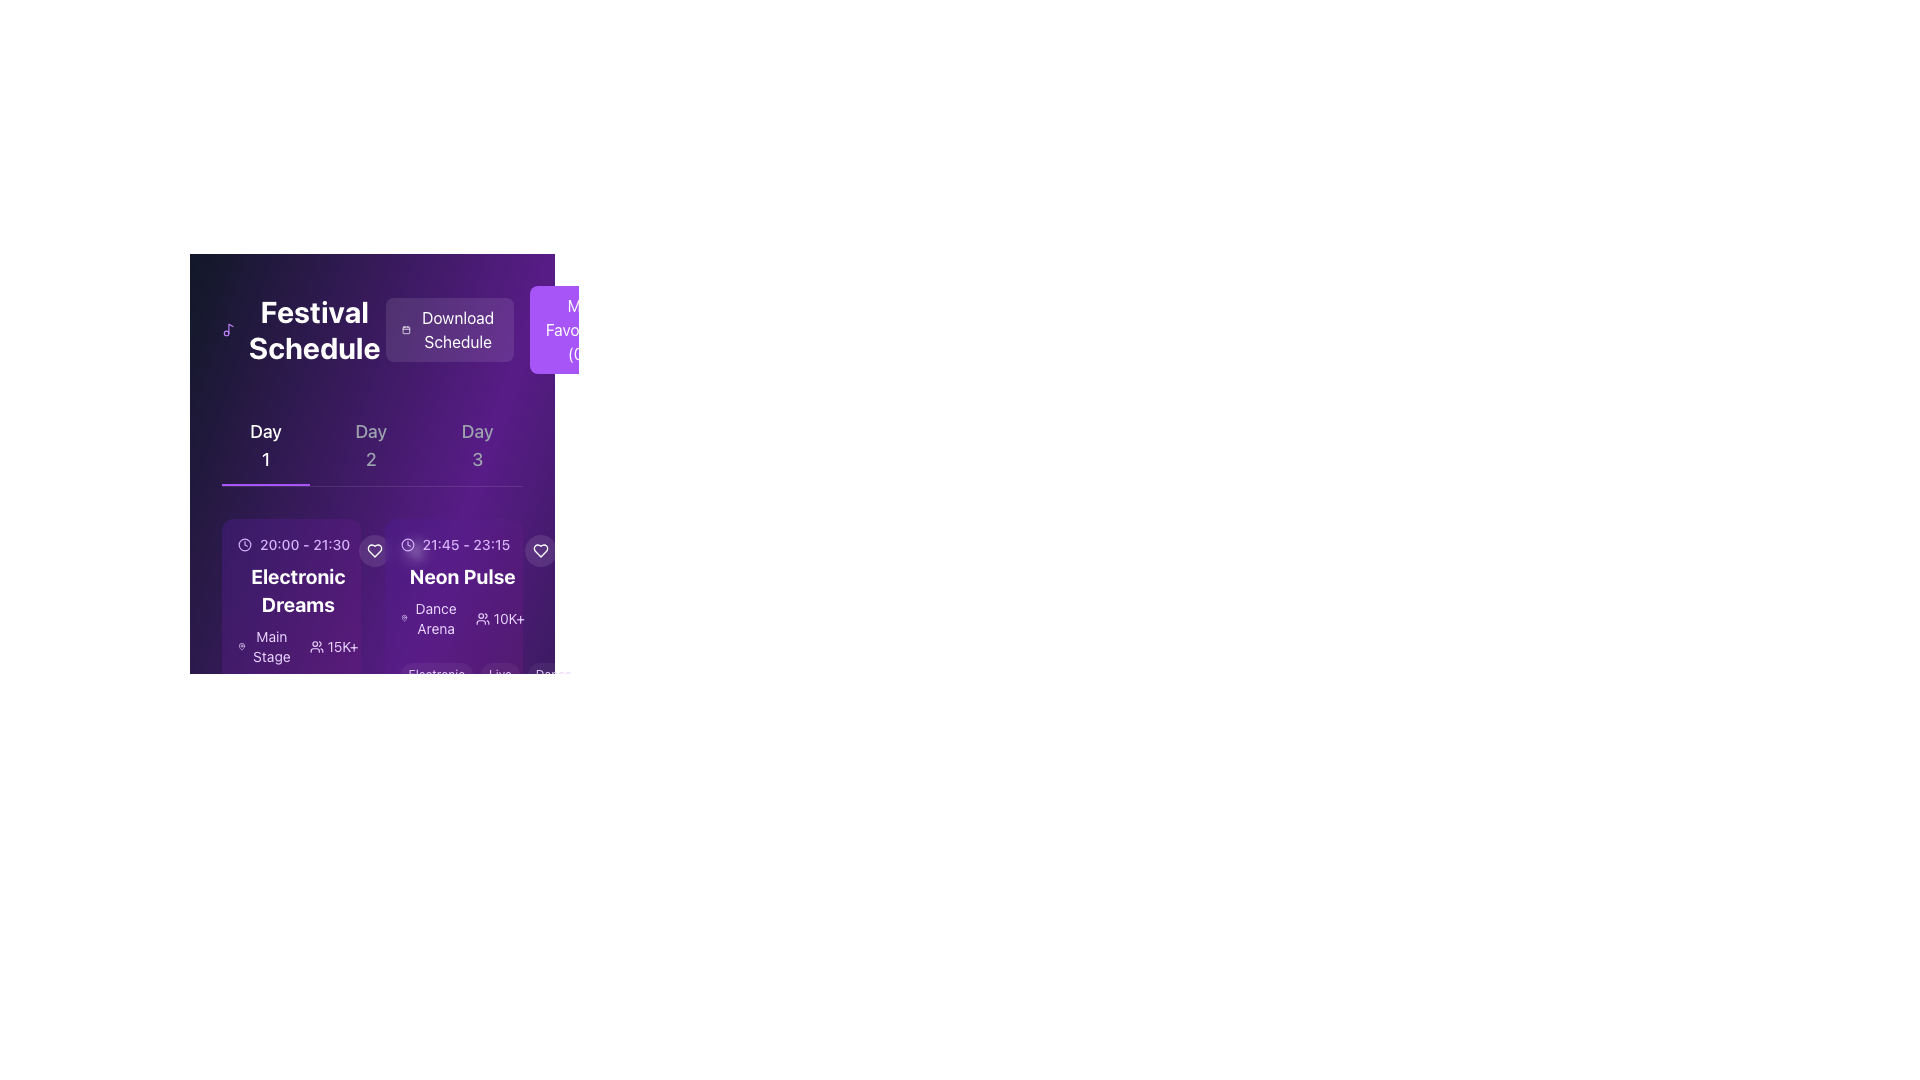 This screenshot has width=1920, height=1080. I want to click on and comprehend the static text label displaying 'Electronic Dreams' located within the first event card, positioned below the time indicator and above the stage details, so click(297, 589).